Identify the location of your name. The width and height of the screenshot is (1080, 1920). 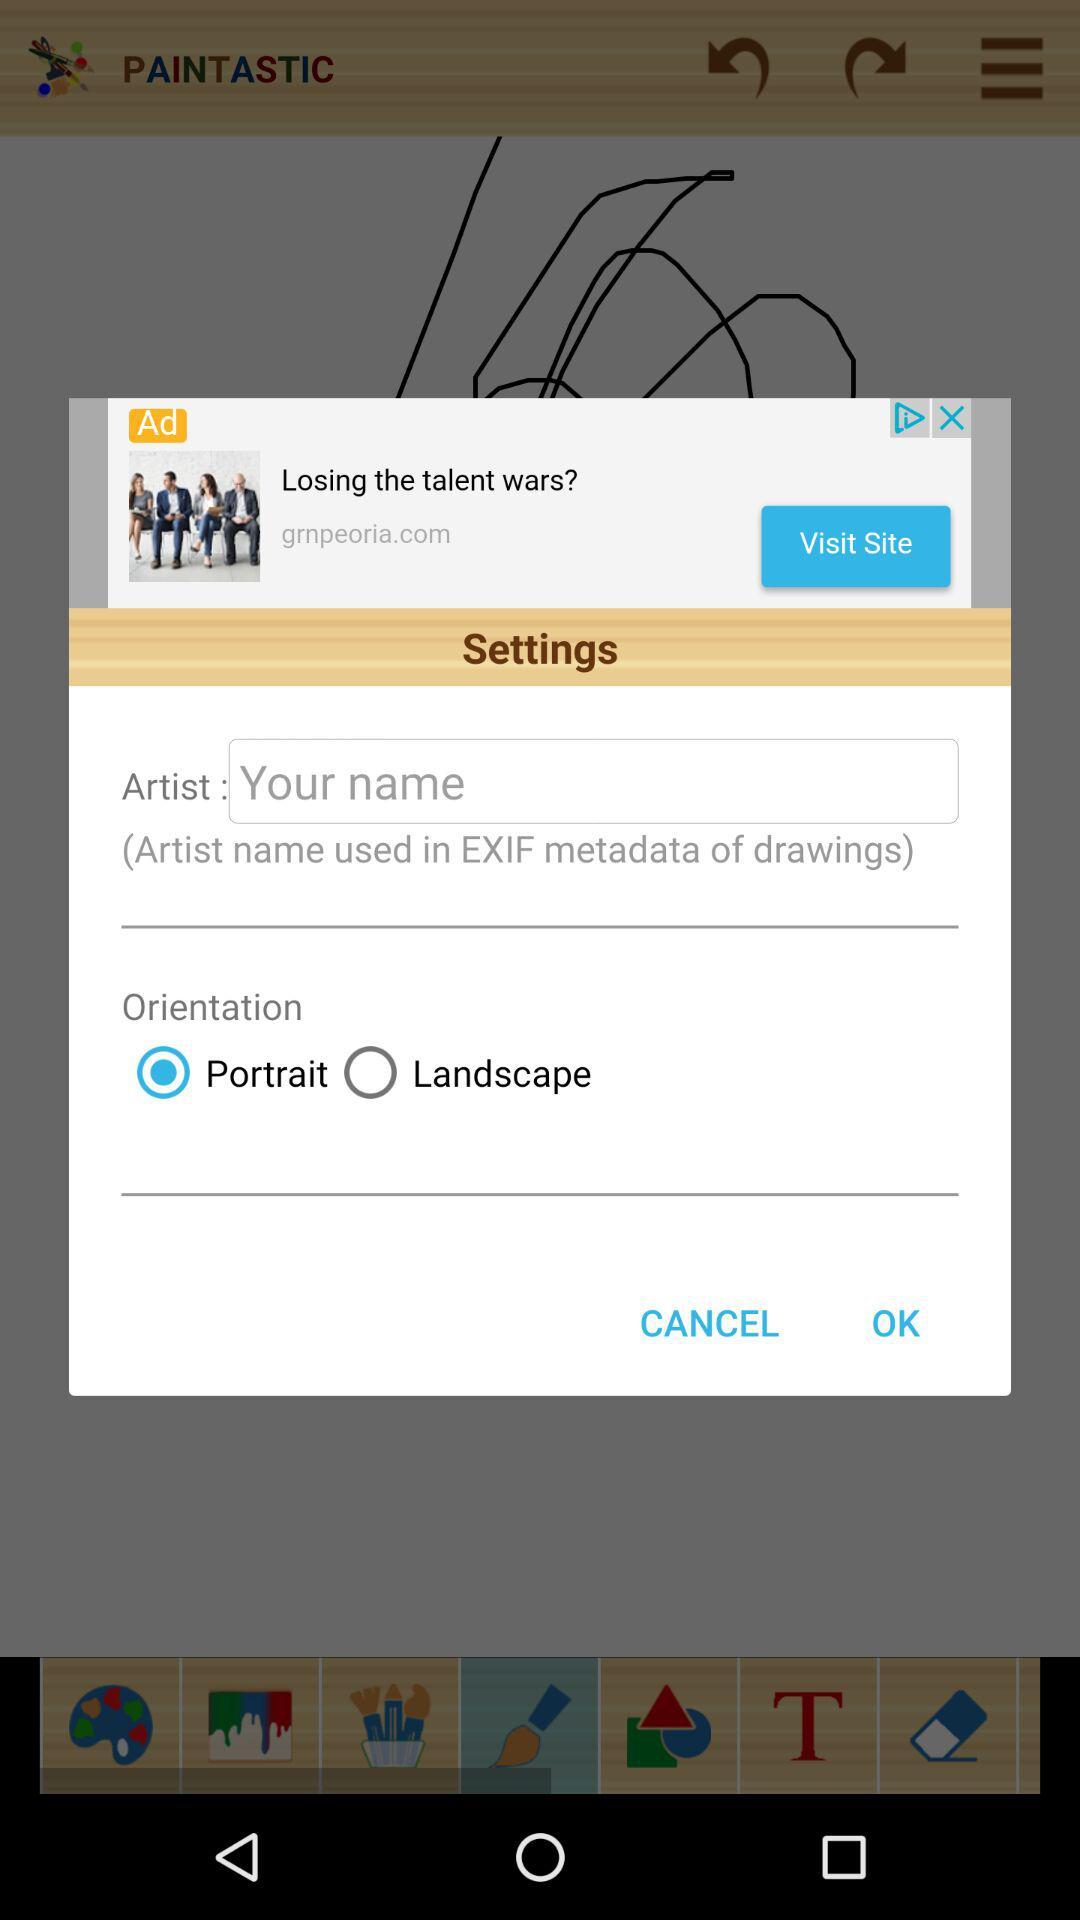
(592, 780).